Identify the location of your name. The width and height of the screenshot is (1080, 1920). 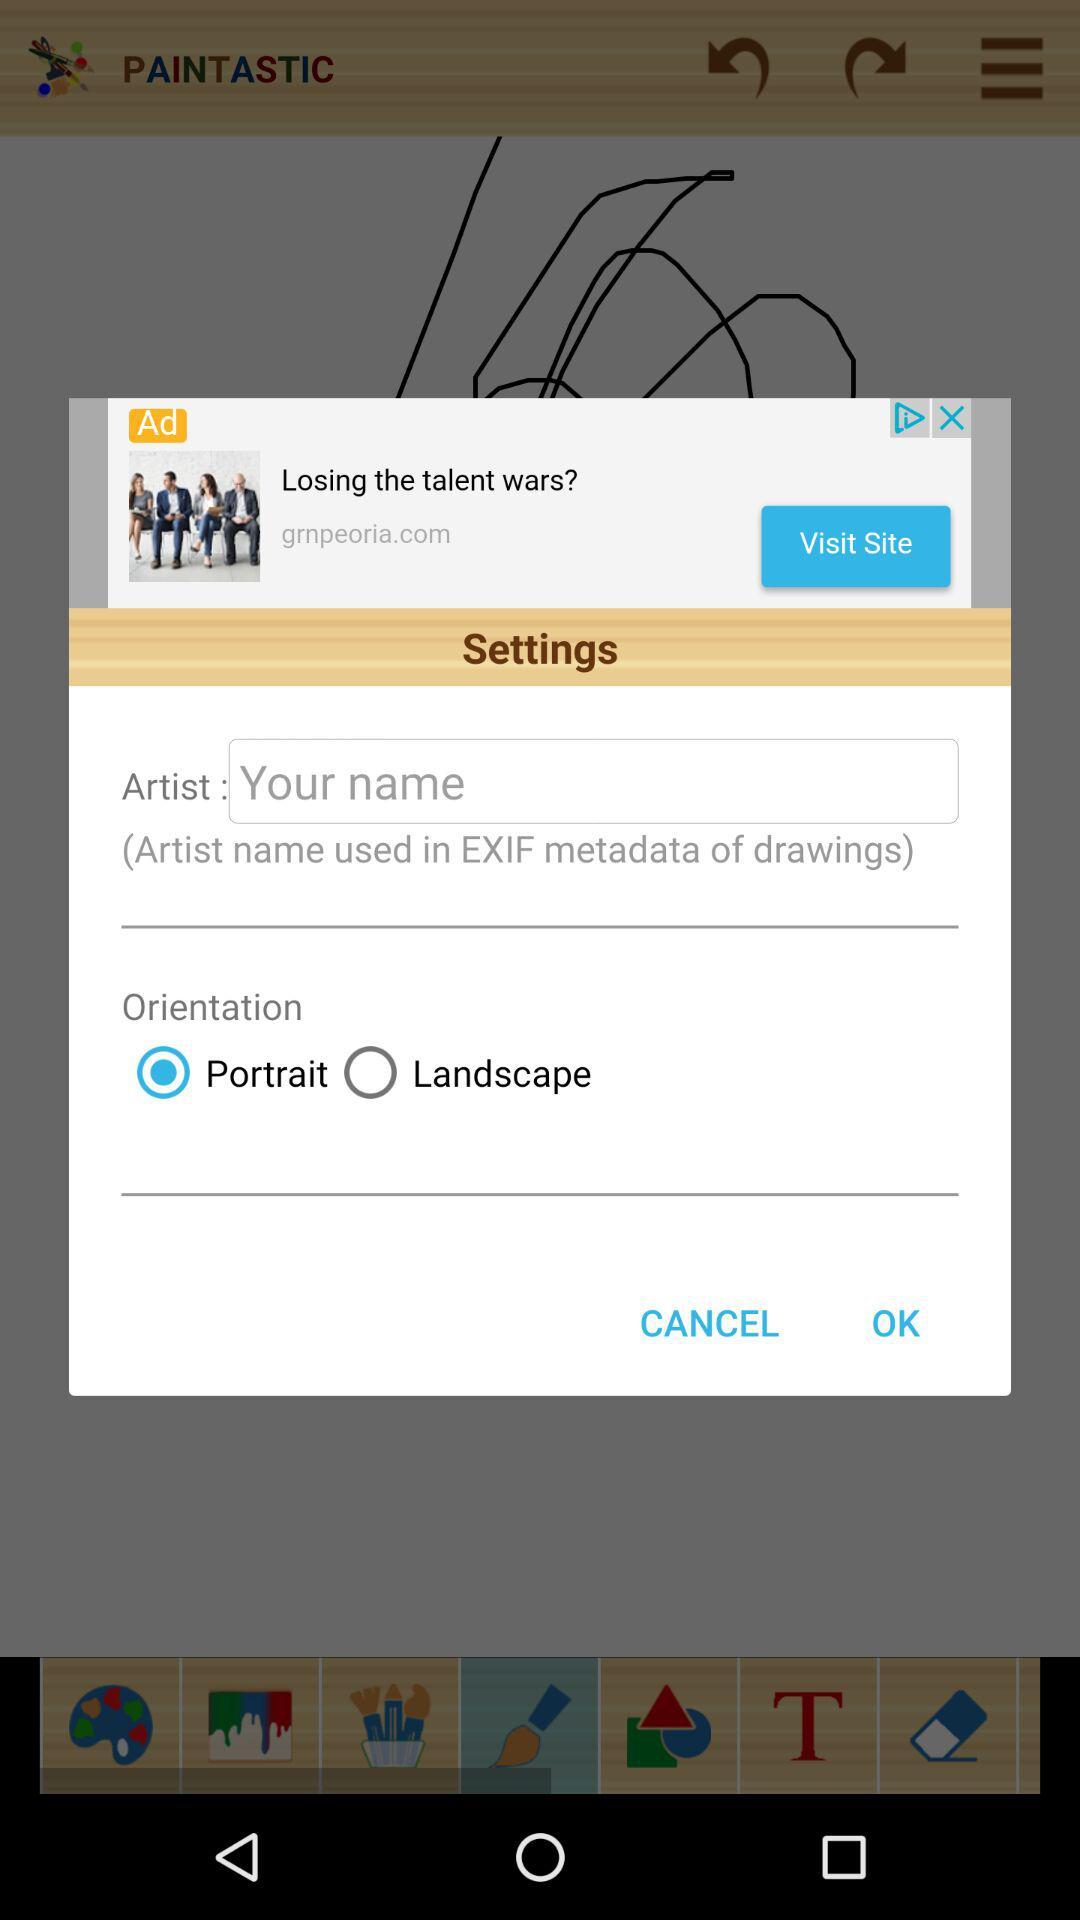
(592, 780).